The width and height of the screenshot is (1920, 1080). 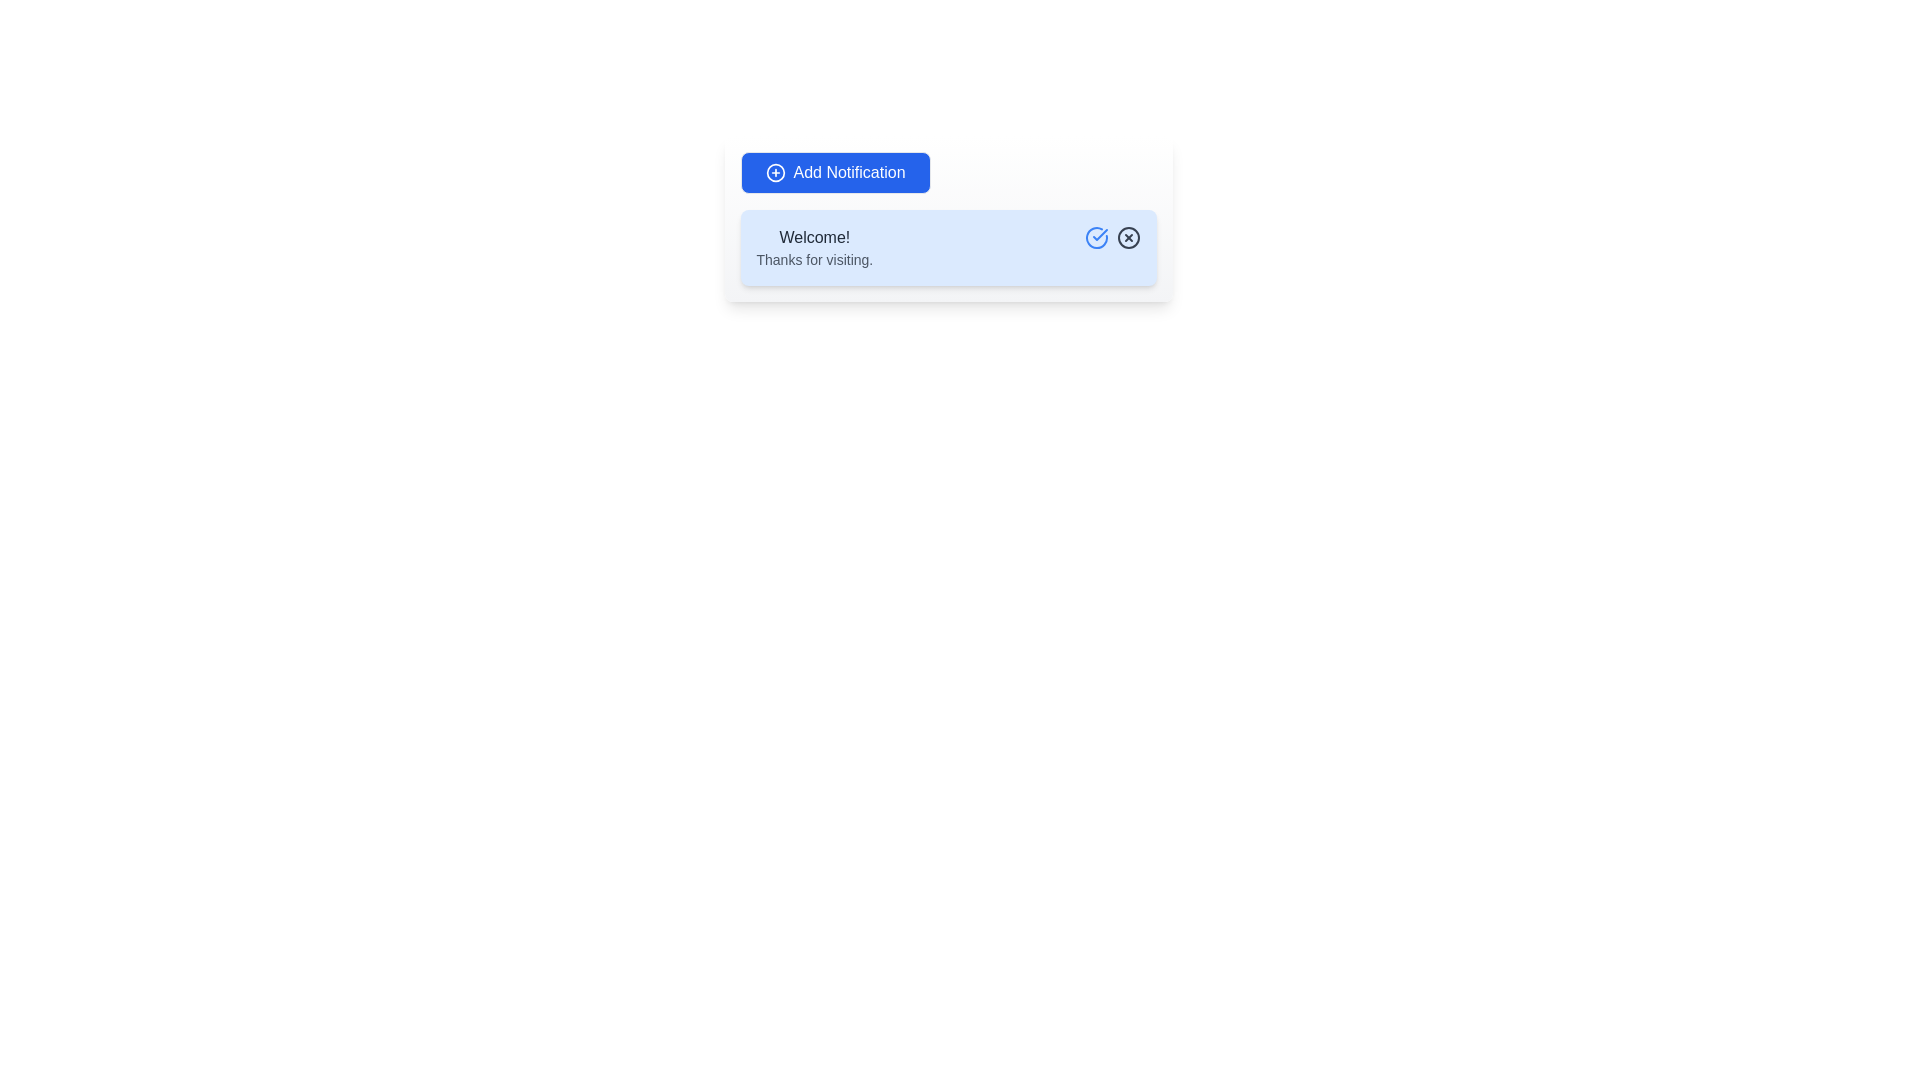 What do you see at coordinates (774, 172) in the screenshot?
I see `the Decorative SVG Circle, which is part of the 'circle plus' icon indicating addition functionality within the 'Add Notification' button located at the top-left of the UI` at bounding box center [774, 172].